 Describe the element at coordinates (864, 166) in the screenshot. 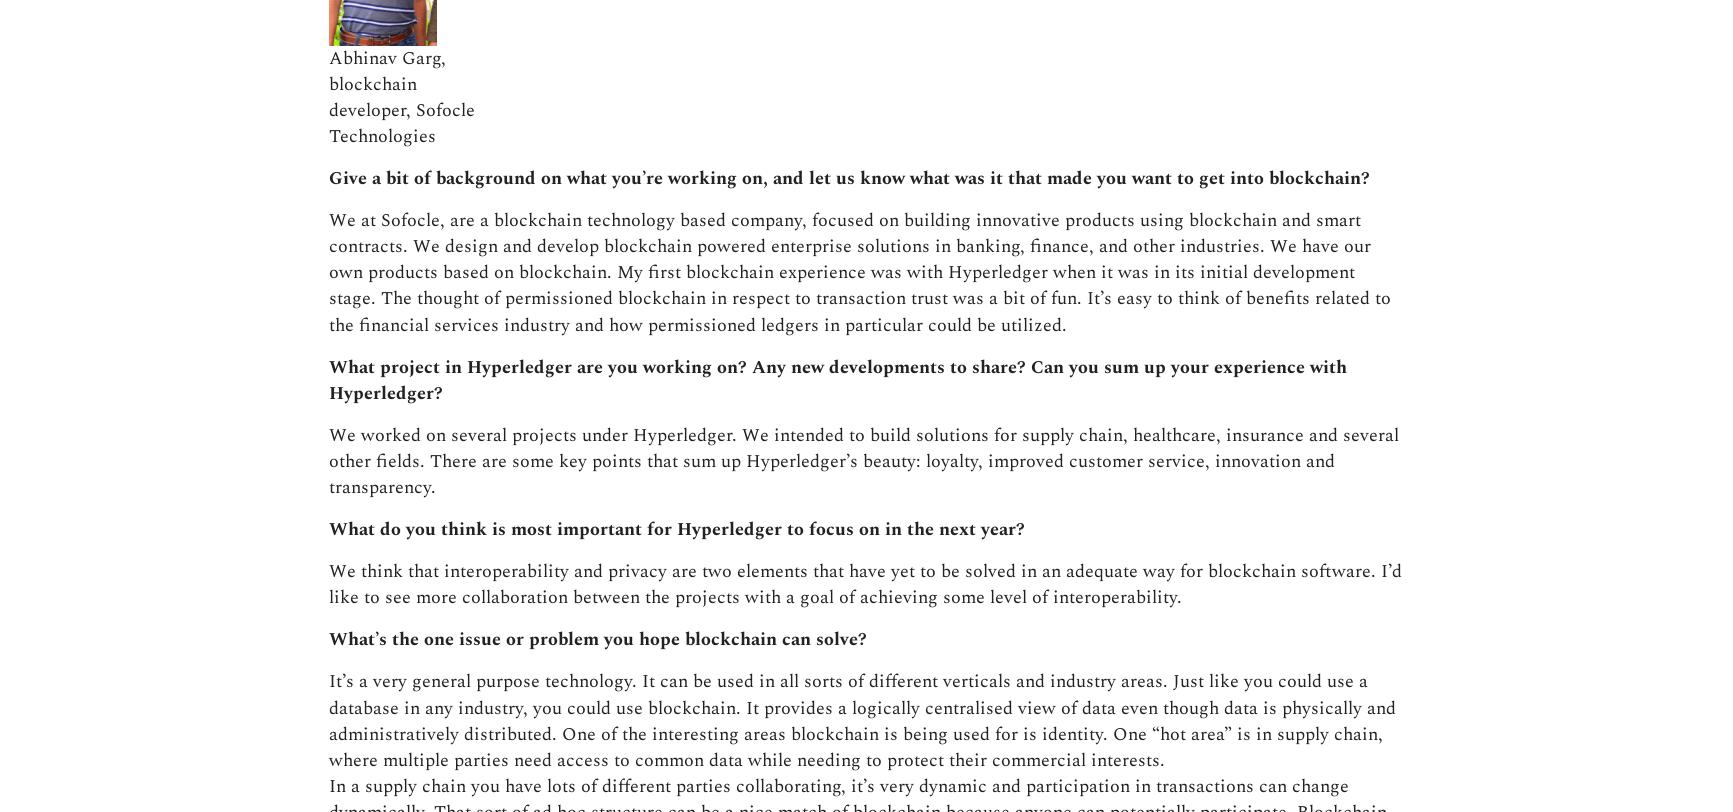

I see `'We think that interoperability and privacy are two elements that have yet to be solved in an adequate way for blockchain software. I’d like to see more collaboration between the projects with a goal of achieving some level of interoperability.'` at that location.